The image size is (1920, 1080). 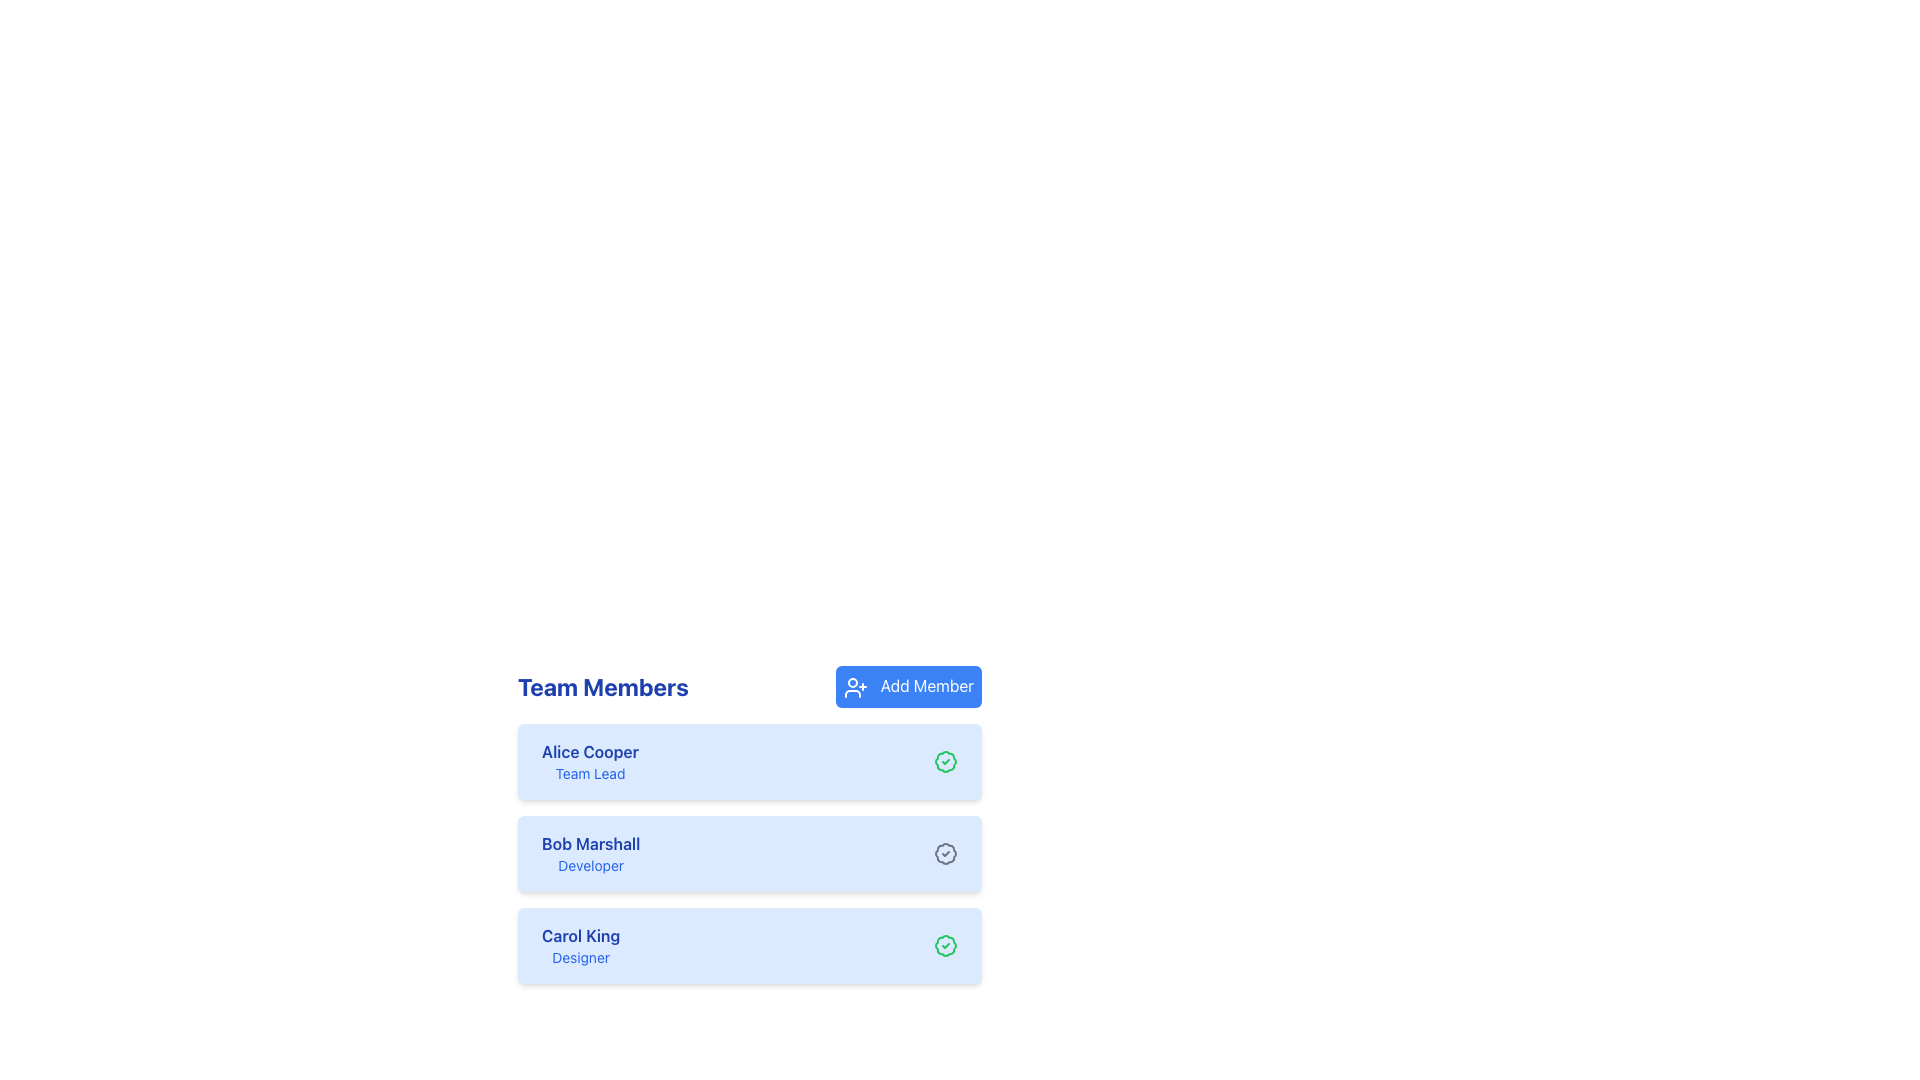 What do you see at coordinates (580, 935) in the screenshot?
I see `the Text Label displaying 'Carol King' in the 'Team Members' section, which serves to identify the specific team member` at bounding box center [580, 935].